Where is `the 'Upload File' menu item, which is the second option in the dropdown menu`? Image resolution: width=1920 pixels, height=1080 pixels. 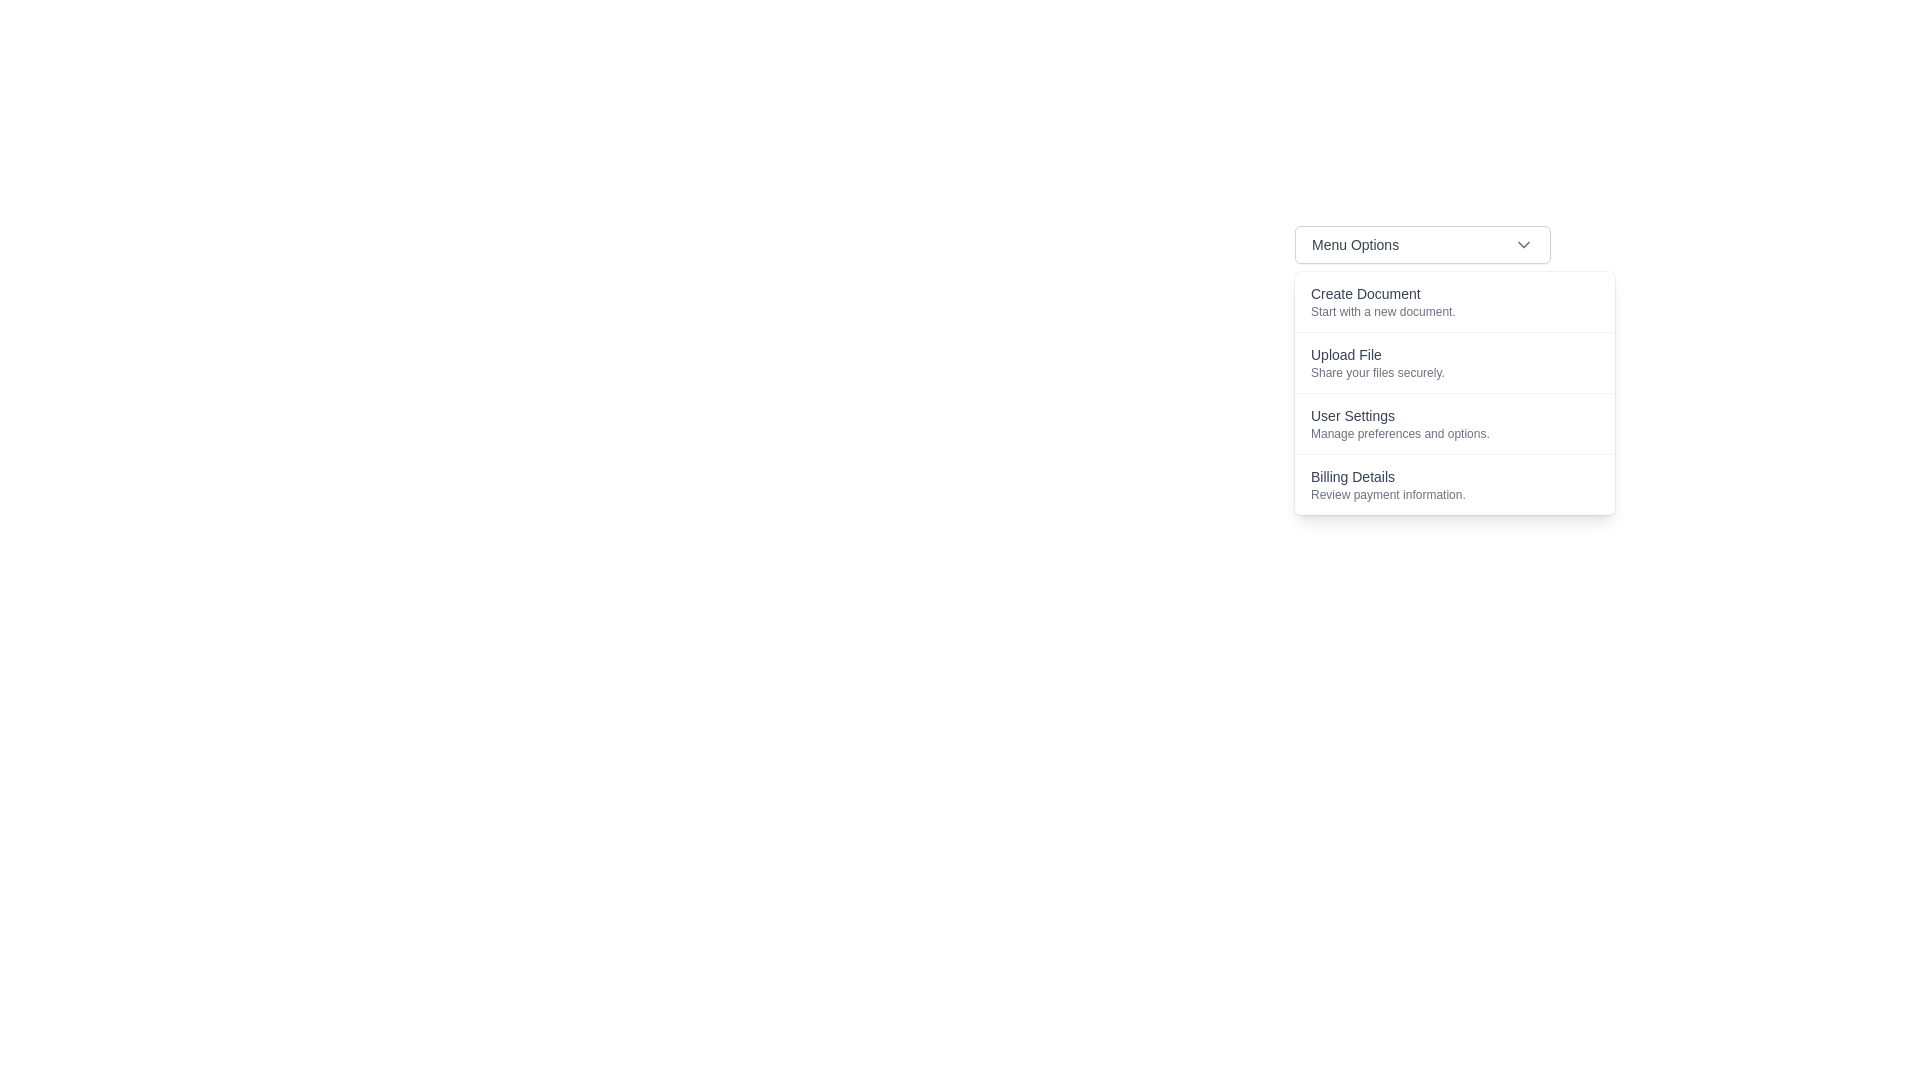 the 'Upload File' menu item, which is the second option in the dropdown menu is located at coordinates (1421, 385).